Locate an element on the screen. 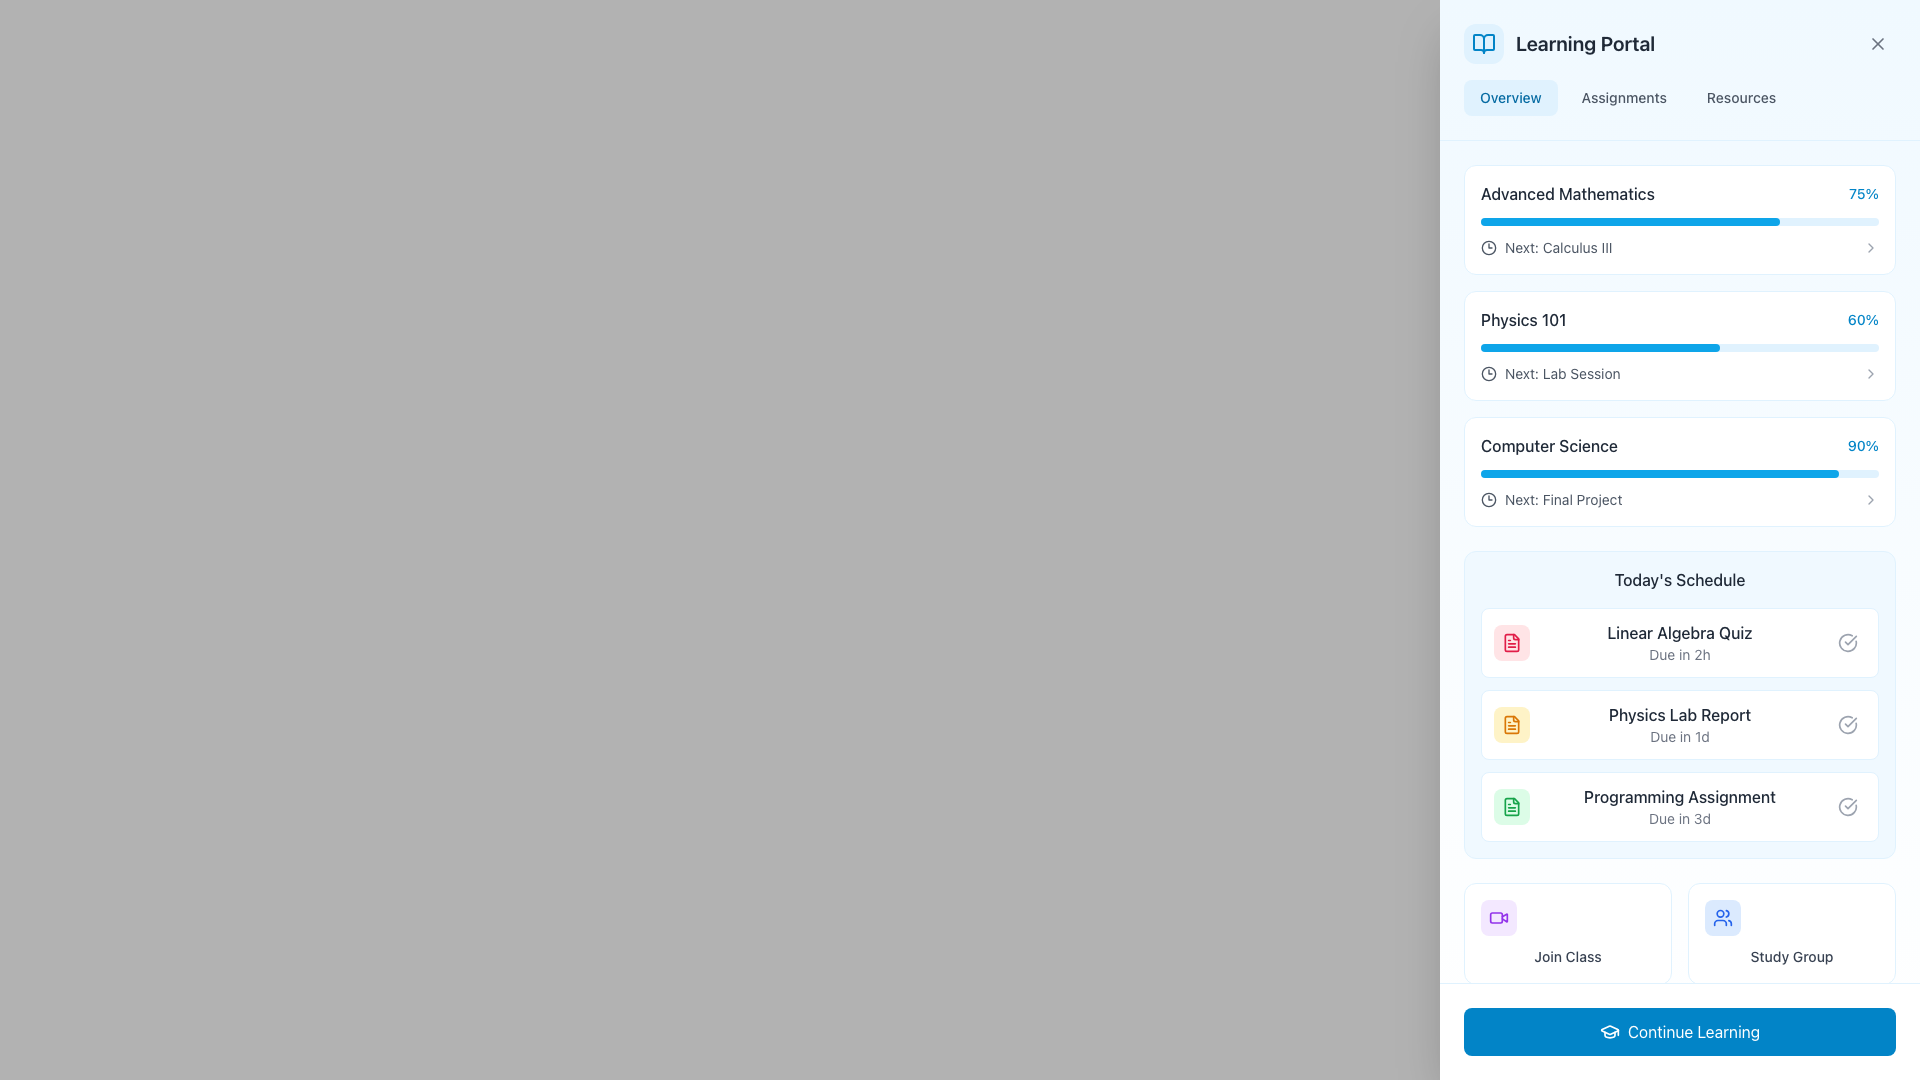 The width and height of the screenshot is (1920, 1080). the state indicated by the icon located to the right of the 'Physics Lab Report' entry in the 'Today's Schedule' section is located at coordinates (1847, 725).